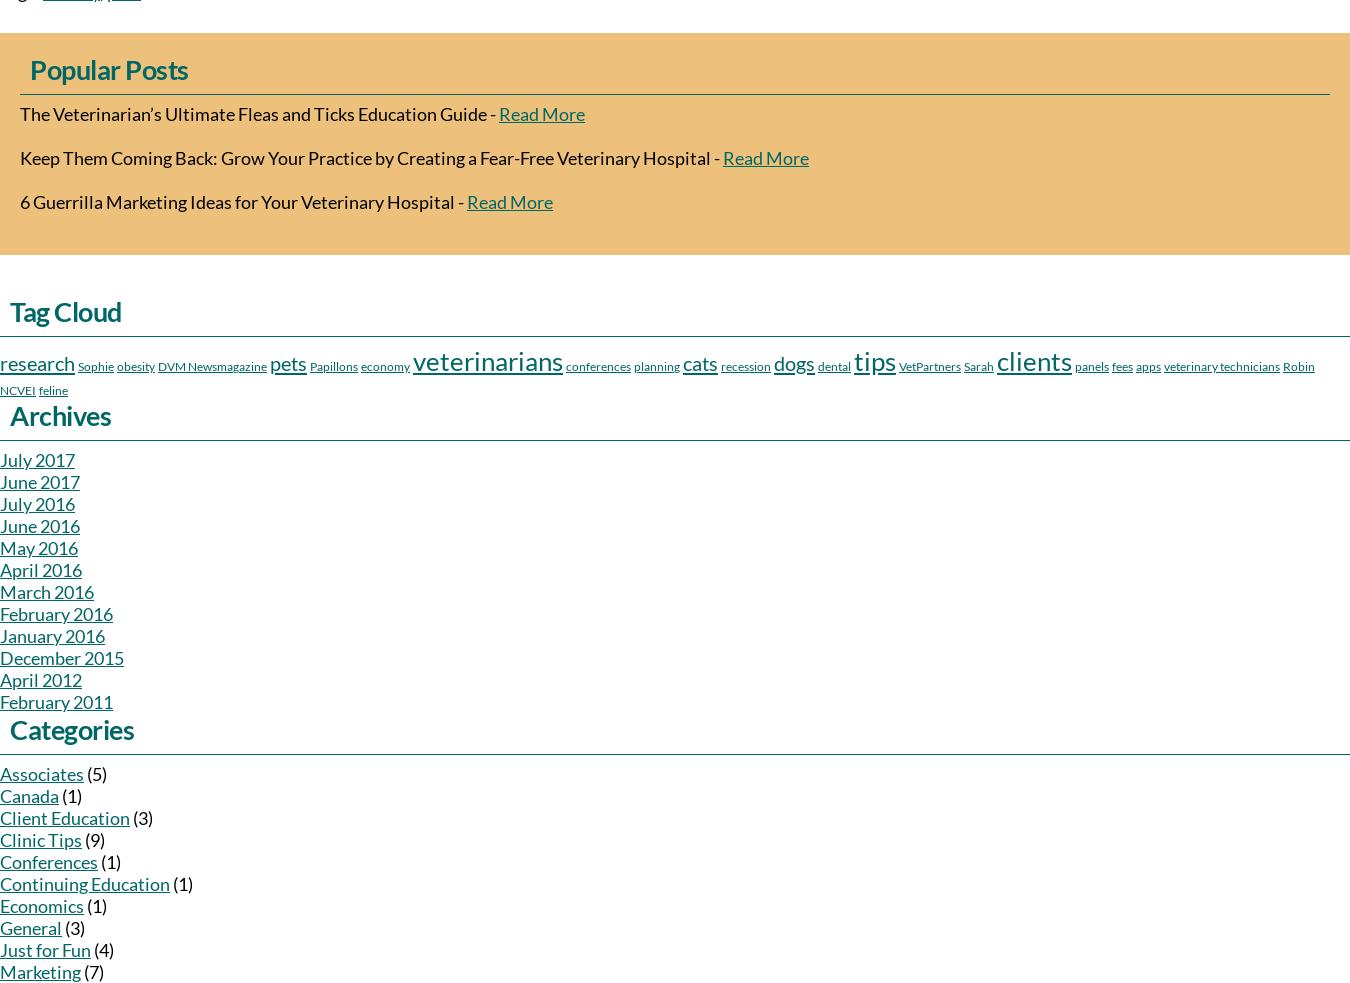 The image size is (1350, 983). What do you see at coordinates (16, 389) in the screenshot?
I see `'NCVEI'` at bounding box center [16, 389].